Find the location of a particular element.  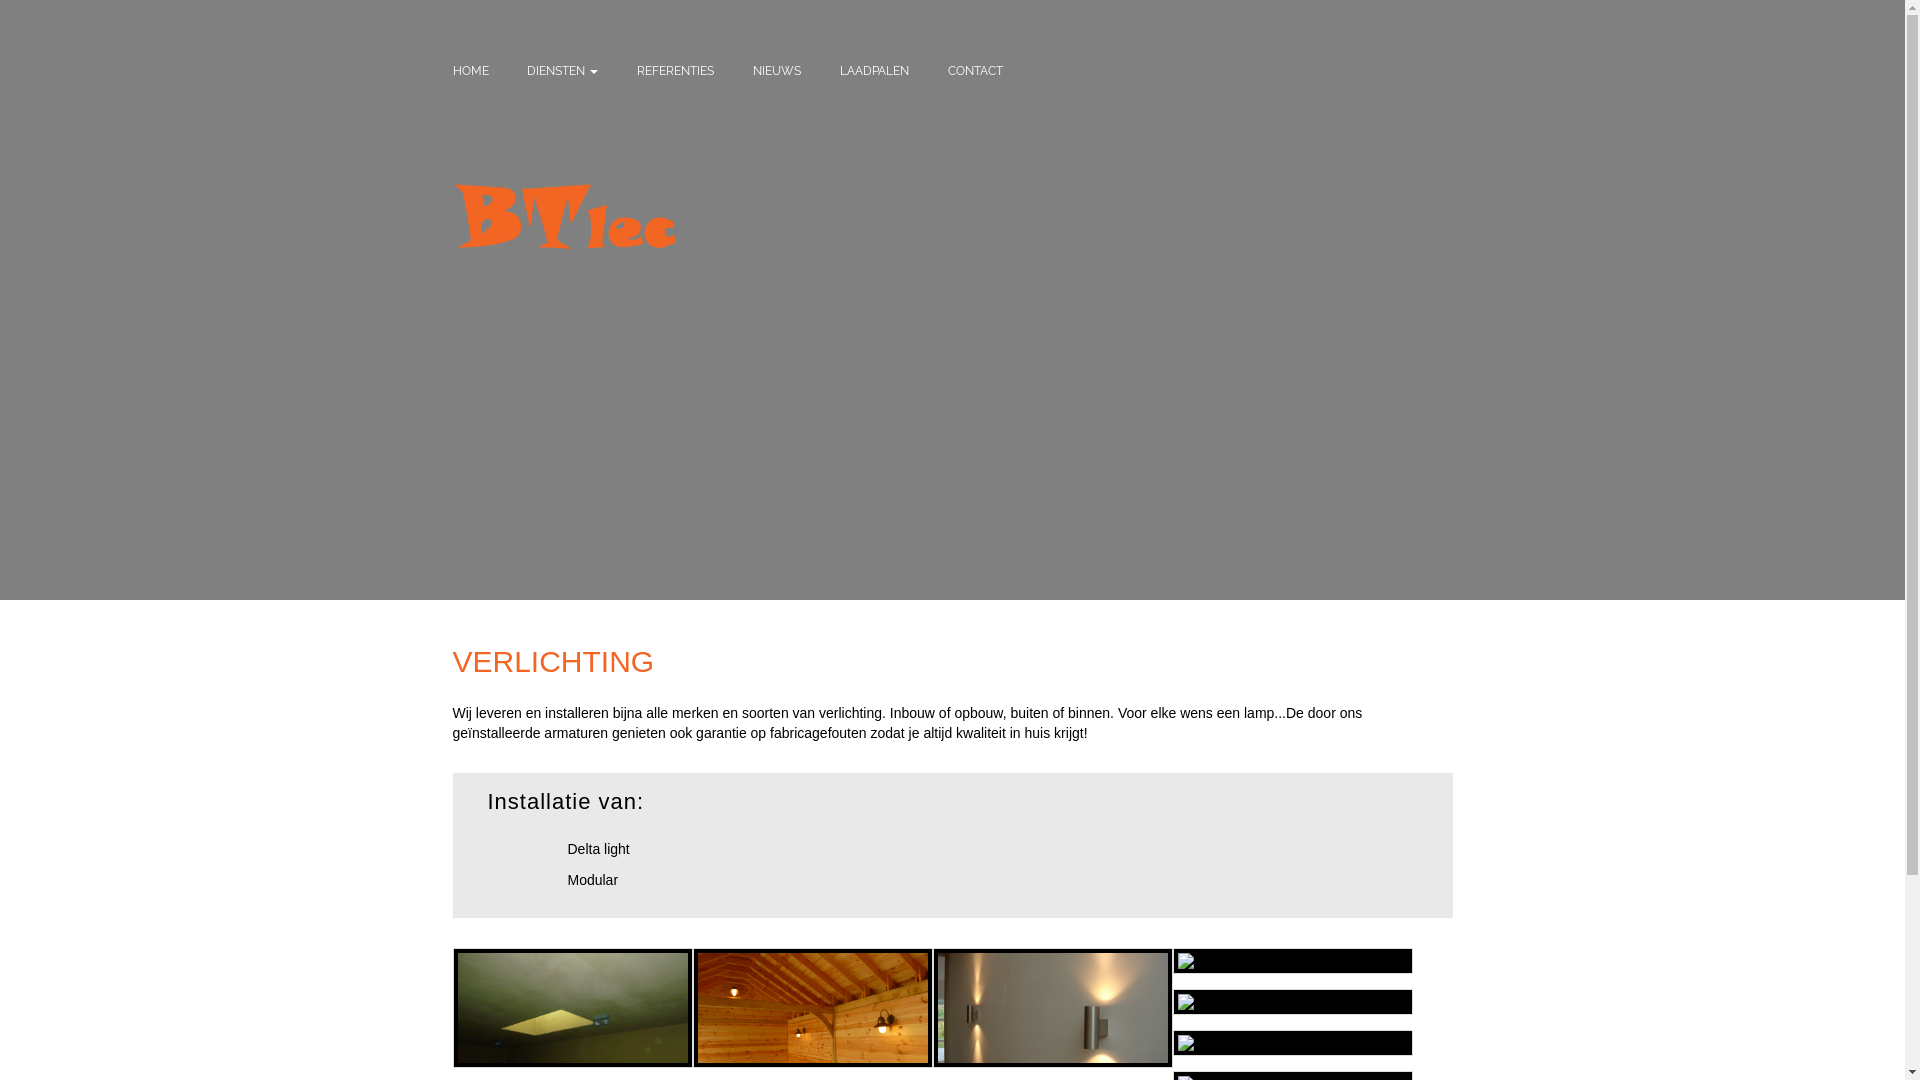

'REFERENTIES' is located at coordinates (675, 69).